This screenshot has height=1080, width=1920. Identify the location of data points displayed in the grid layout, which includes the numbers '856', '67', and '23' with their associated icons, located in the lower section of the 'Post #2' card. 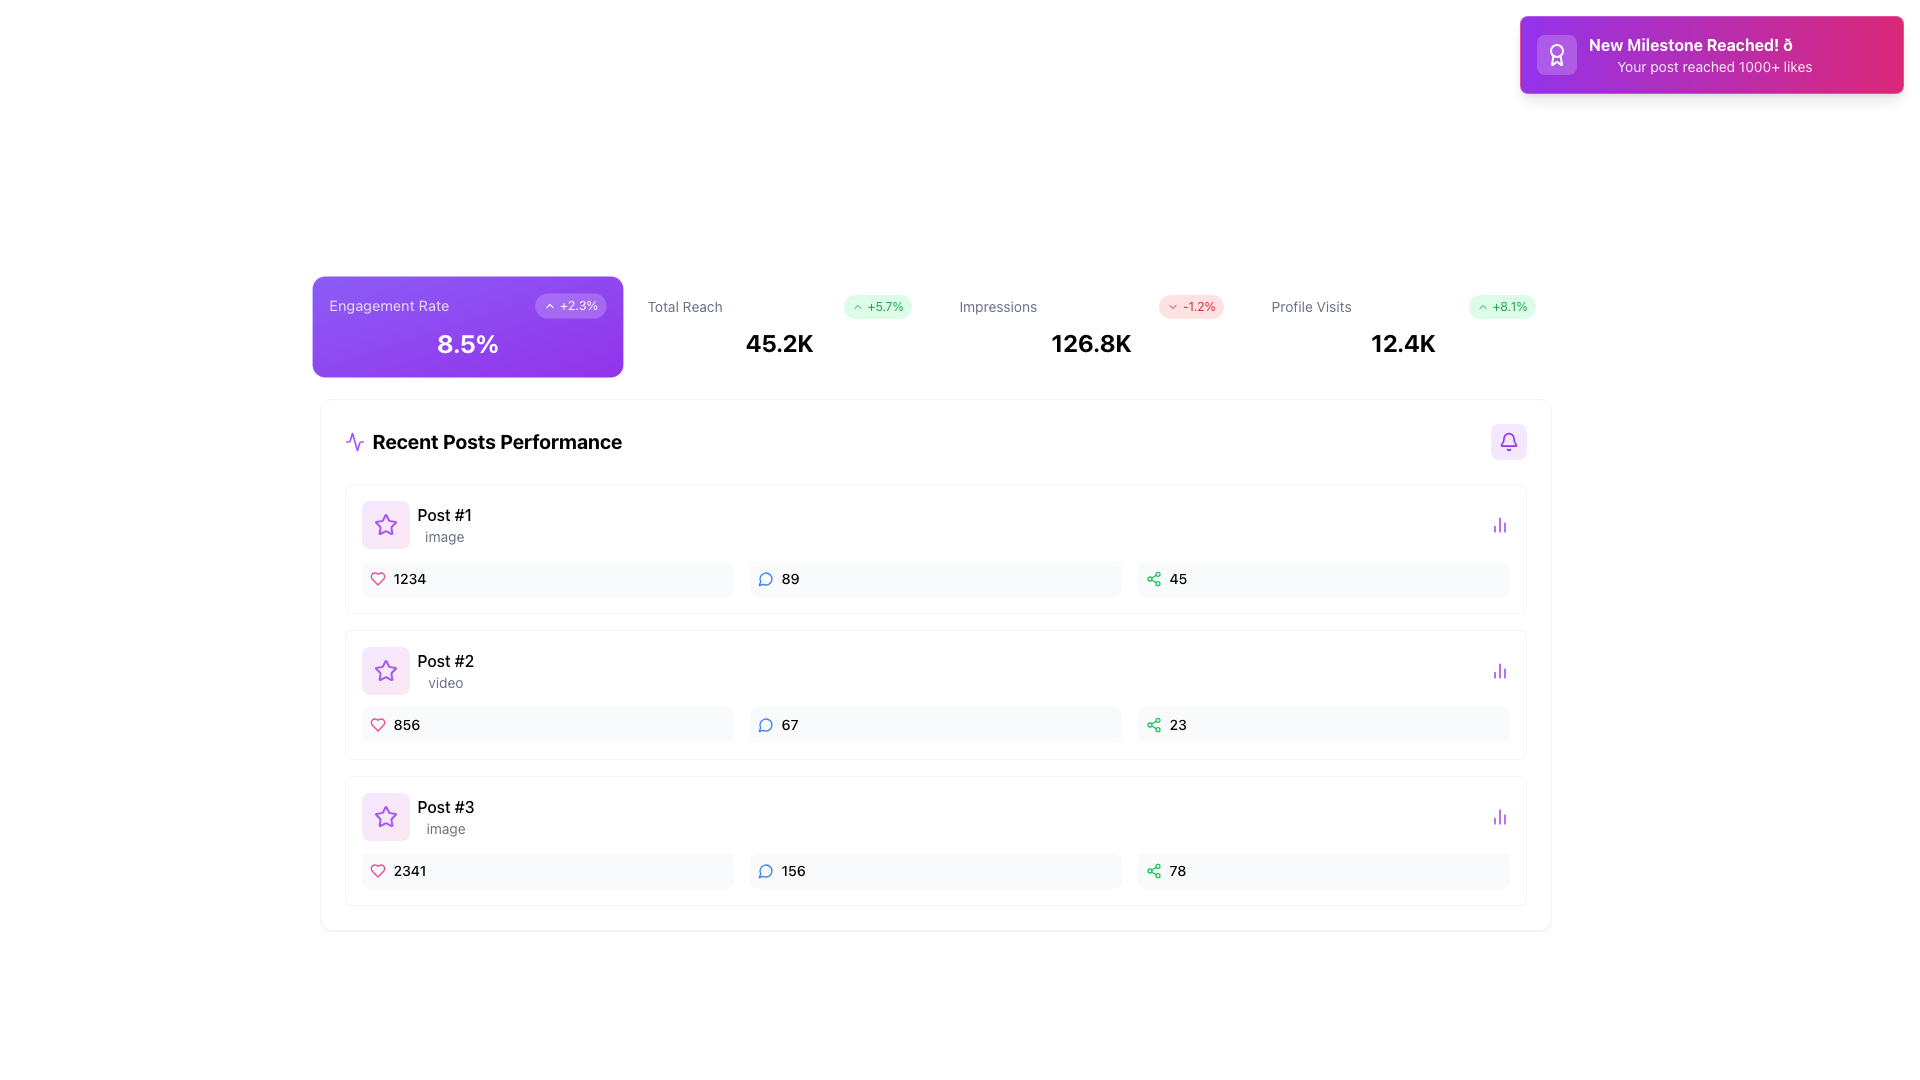
(934, 725).